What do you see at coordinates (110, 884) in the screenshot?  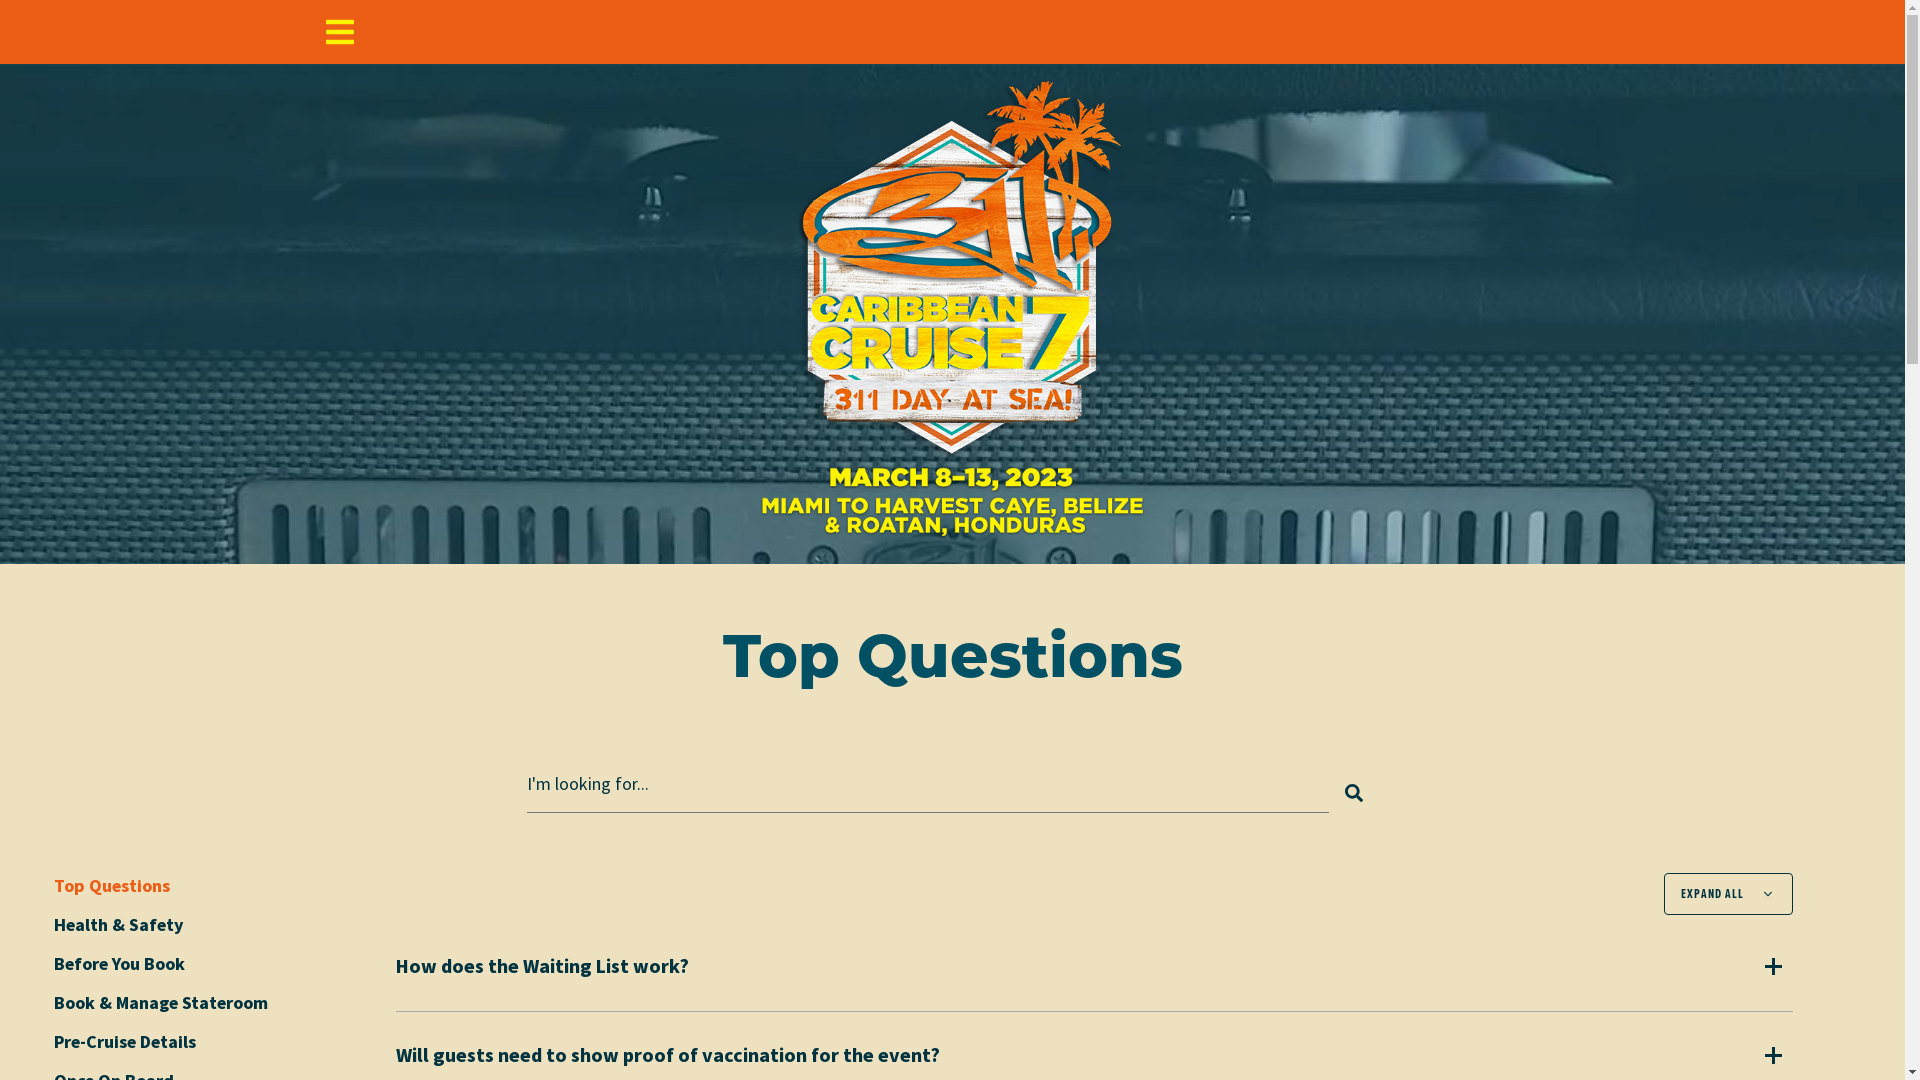 I see `'Top Questions'` at bounding box center [110, 884].